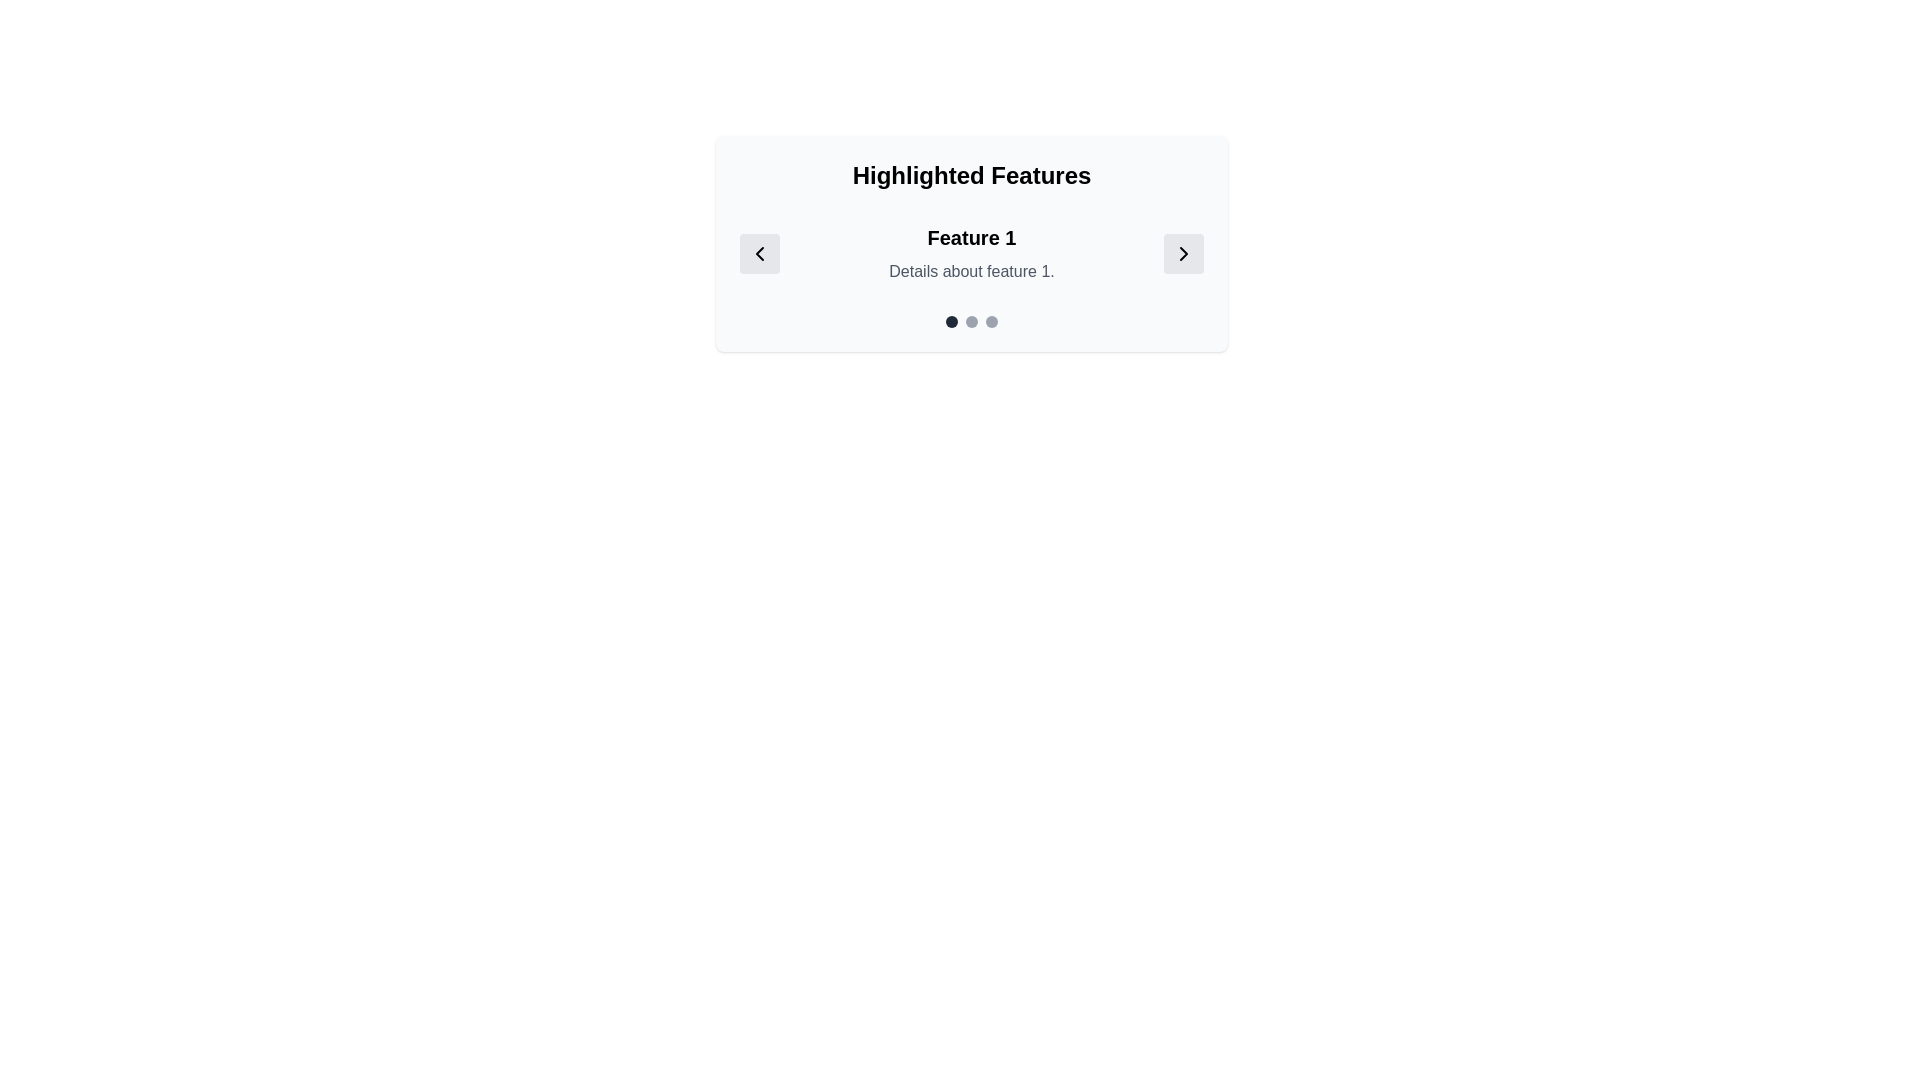 The width and height of the screenshot is (1920, 1080). Describe the element at coordinates (1184, 253) in the screenshot. I see `the small right-pointing chevron icon inside the rounded square button with a light gray background` at that location.